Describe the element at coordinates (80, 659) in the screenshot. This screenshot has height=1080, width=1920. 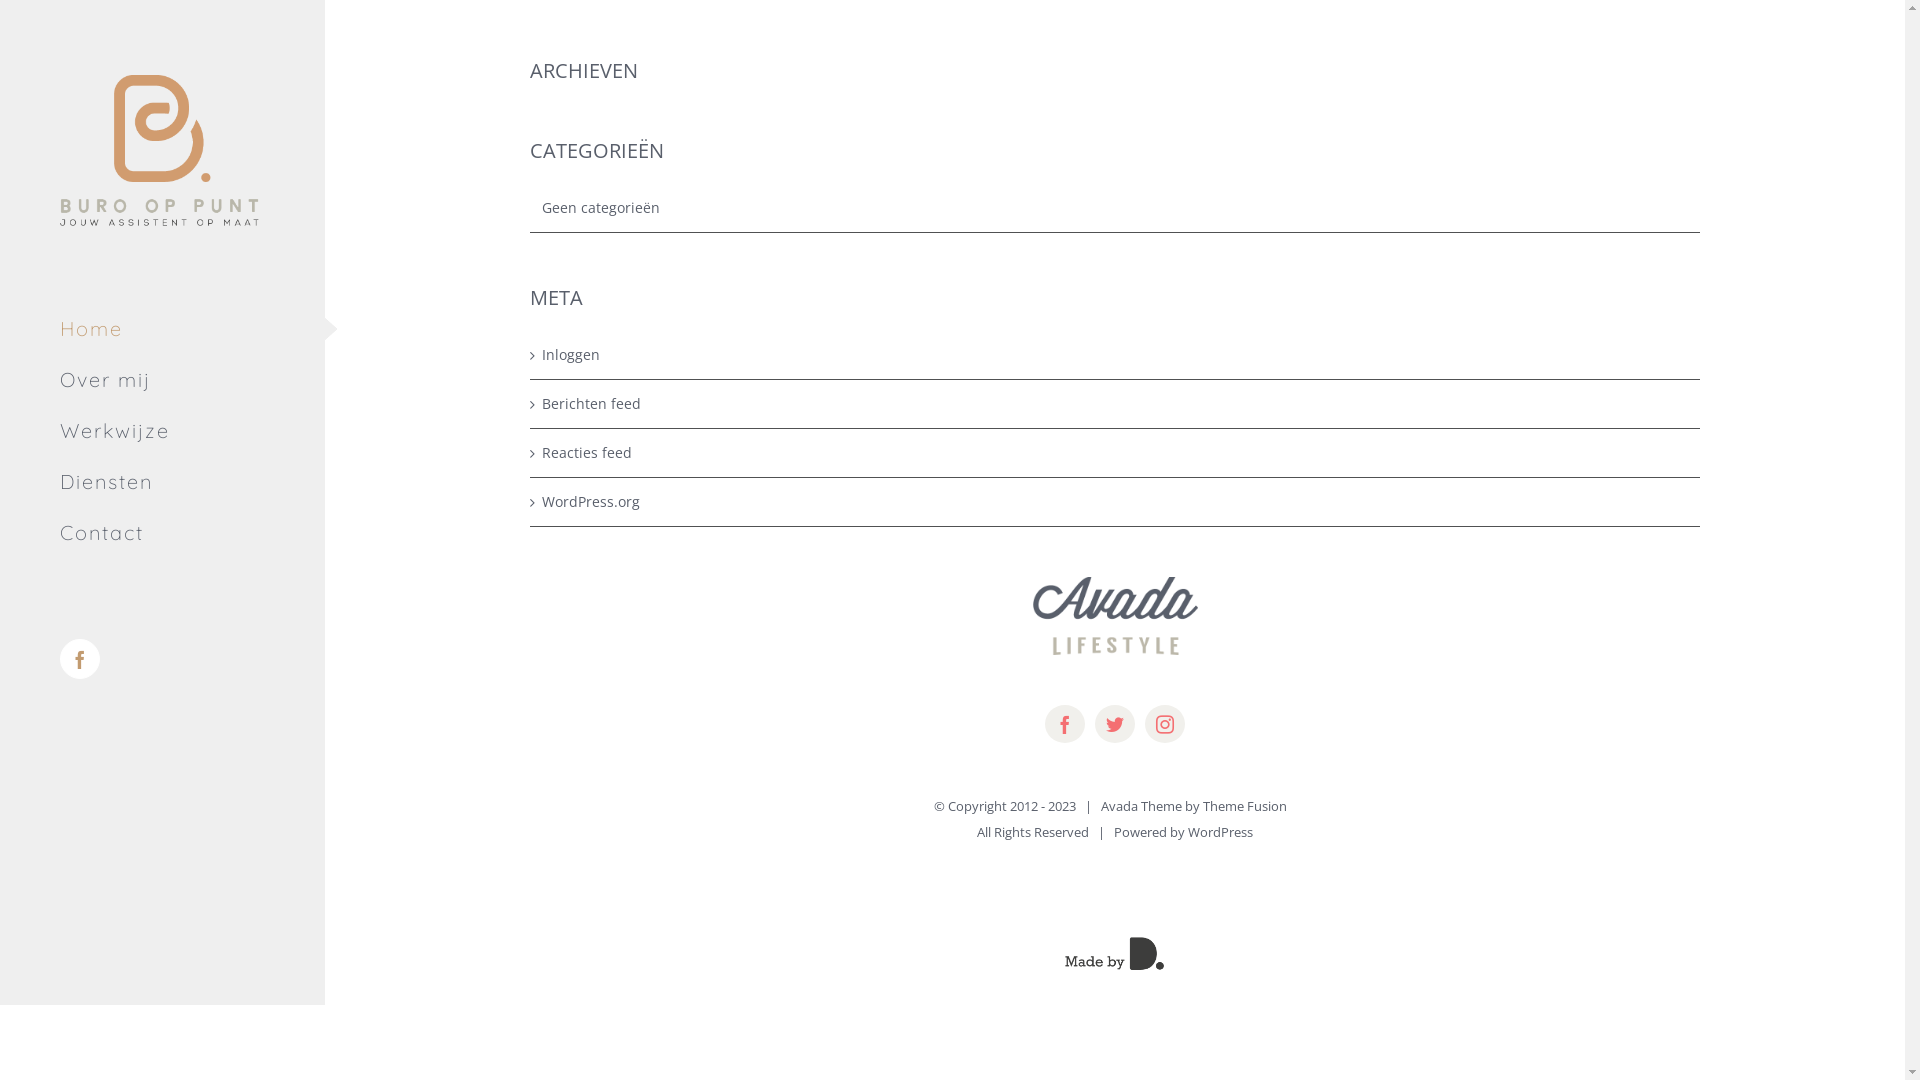
I see `'Facebook'` at that location.